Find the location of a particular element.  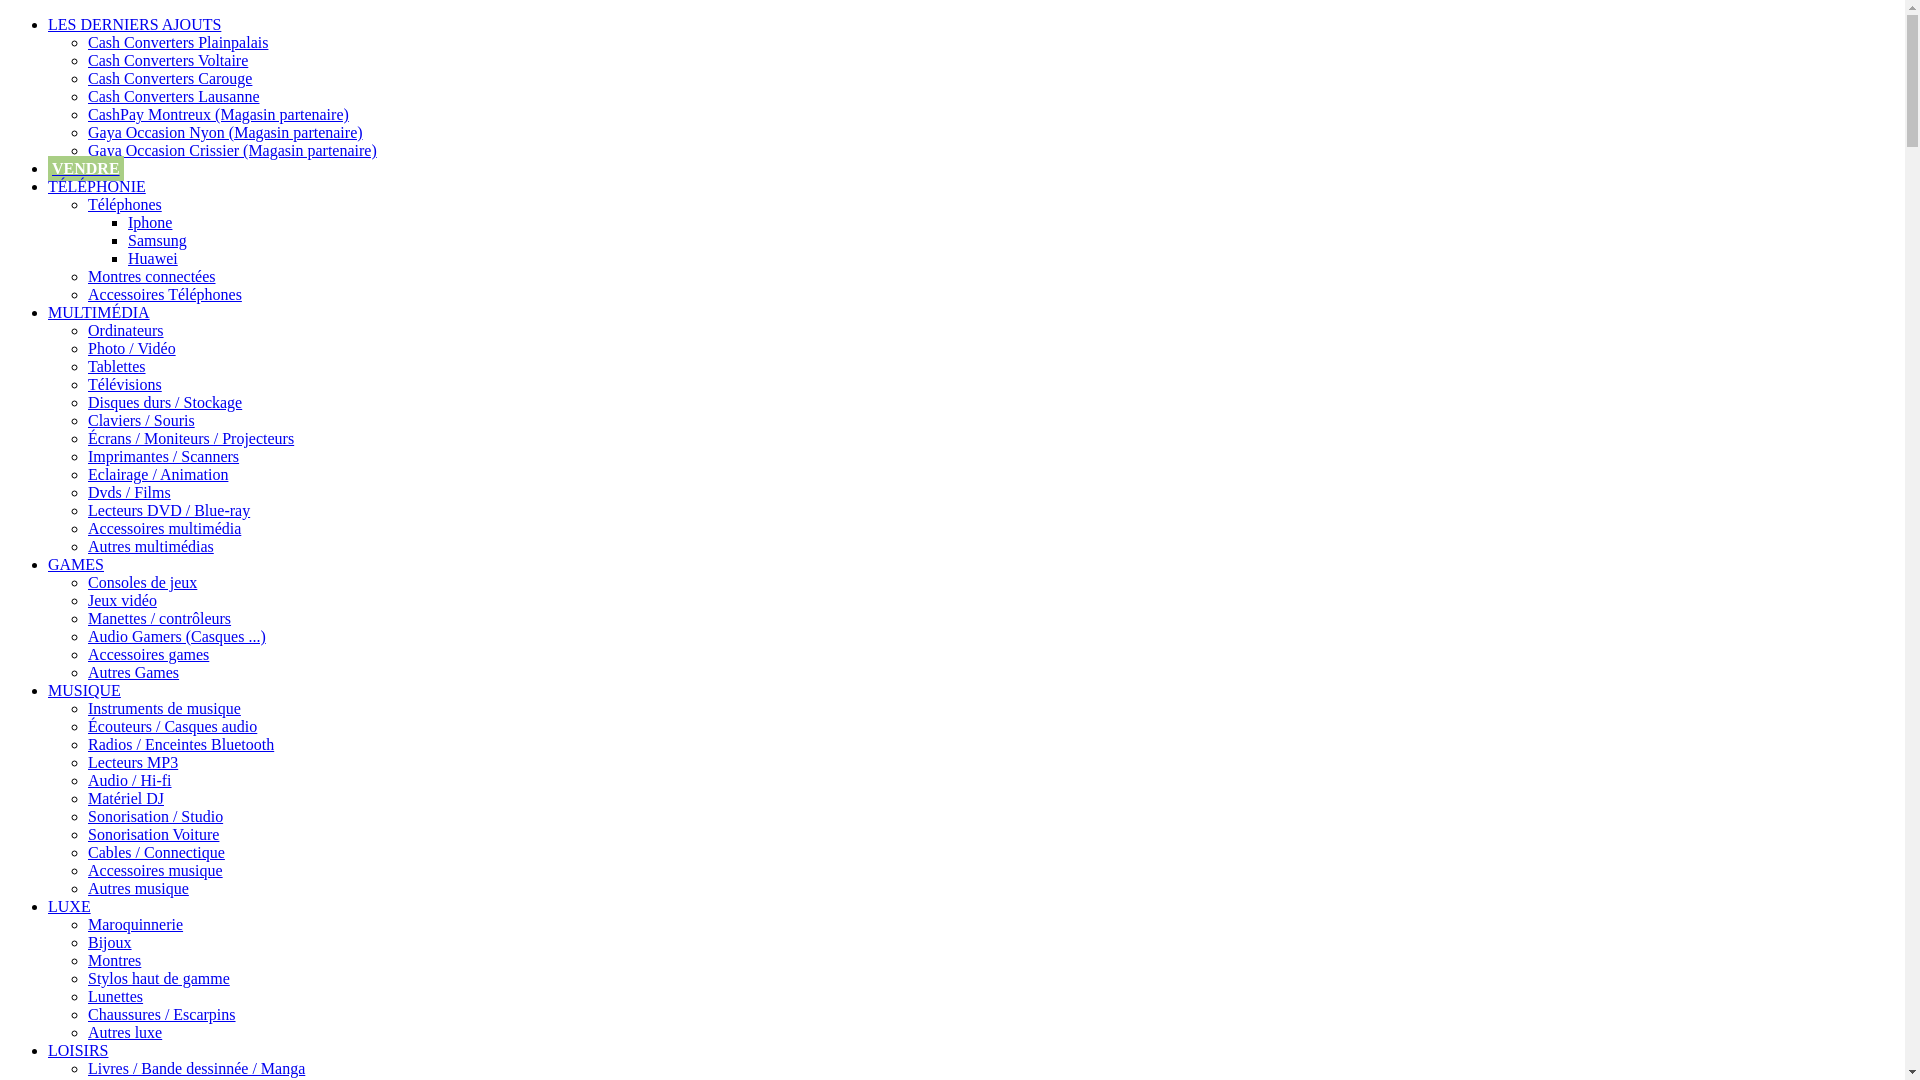

'Iphone' is located at coordinates (127, 222).